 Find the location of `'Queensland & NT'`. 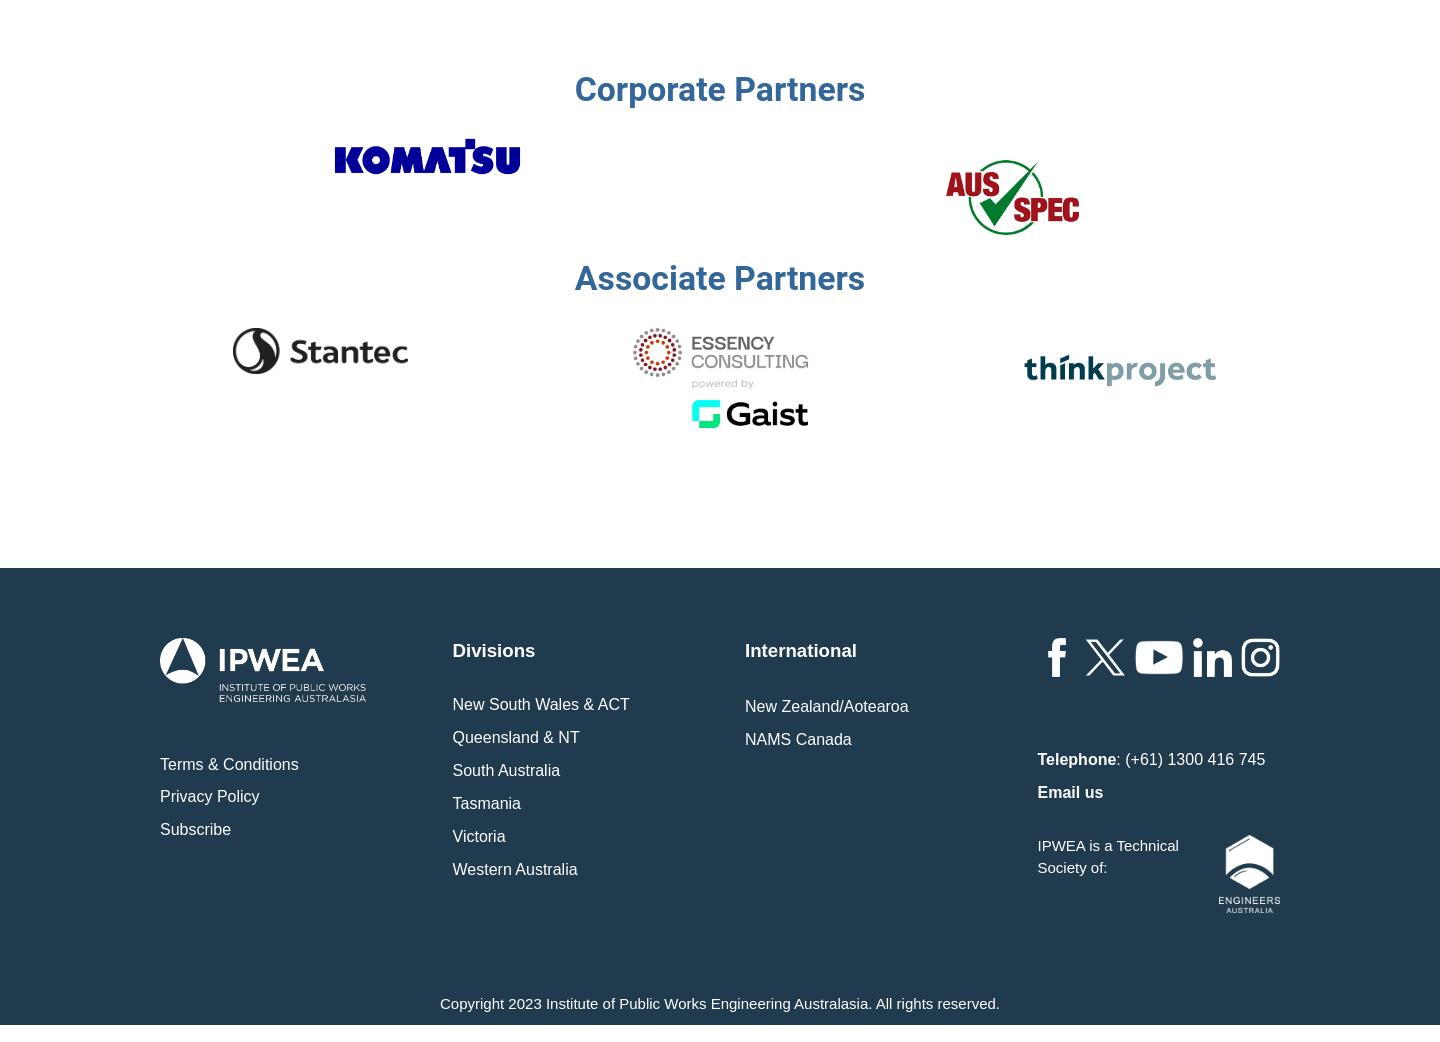

'Queensland & NT' is located at coordinates (452, 736).